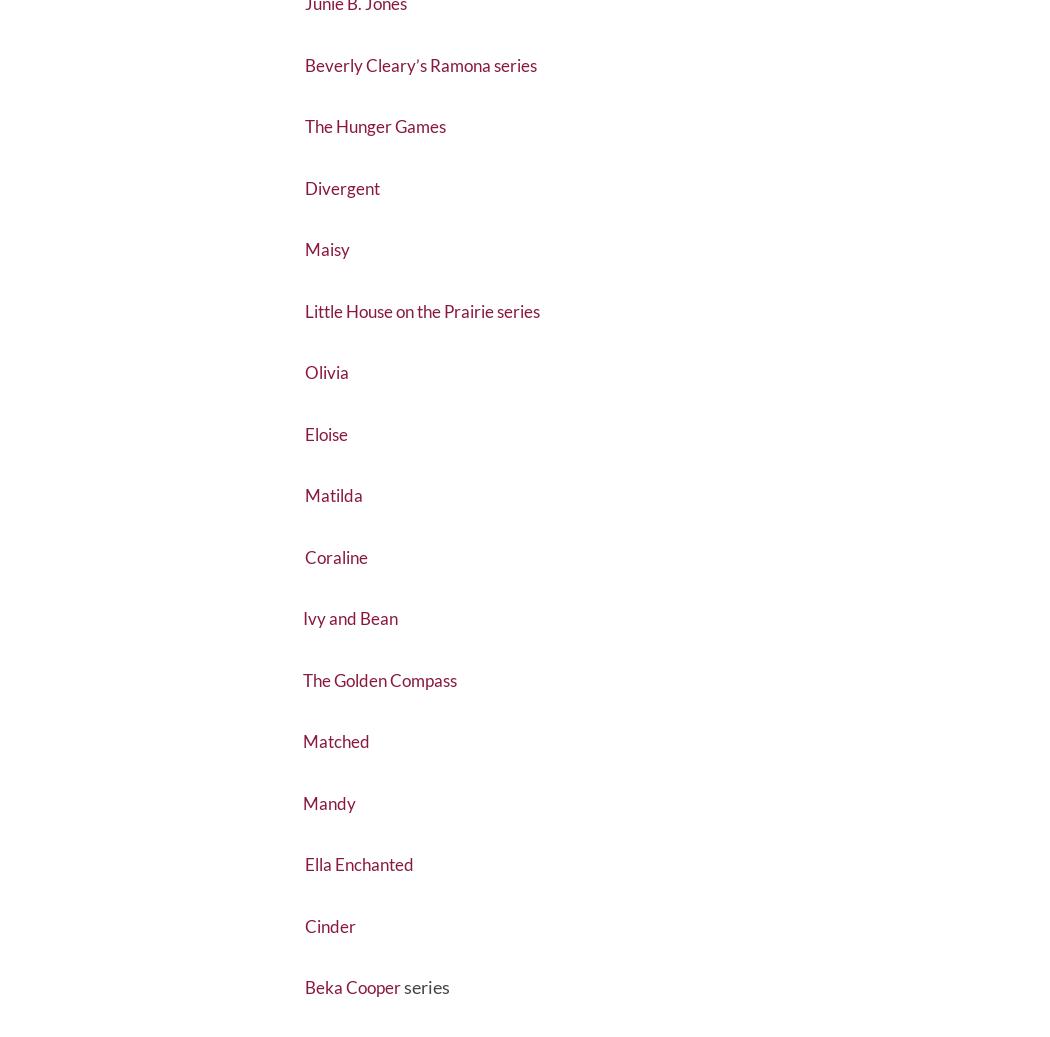  Describe the element at coordinates (338, 789) in the screenshot. I see `'Matched'` at that location.